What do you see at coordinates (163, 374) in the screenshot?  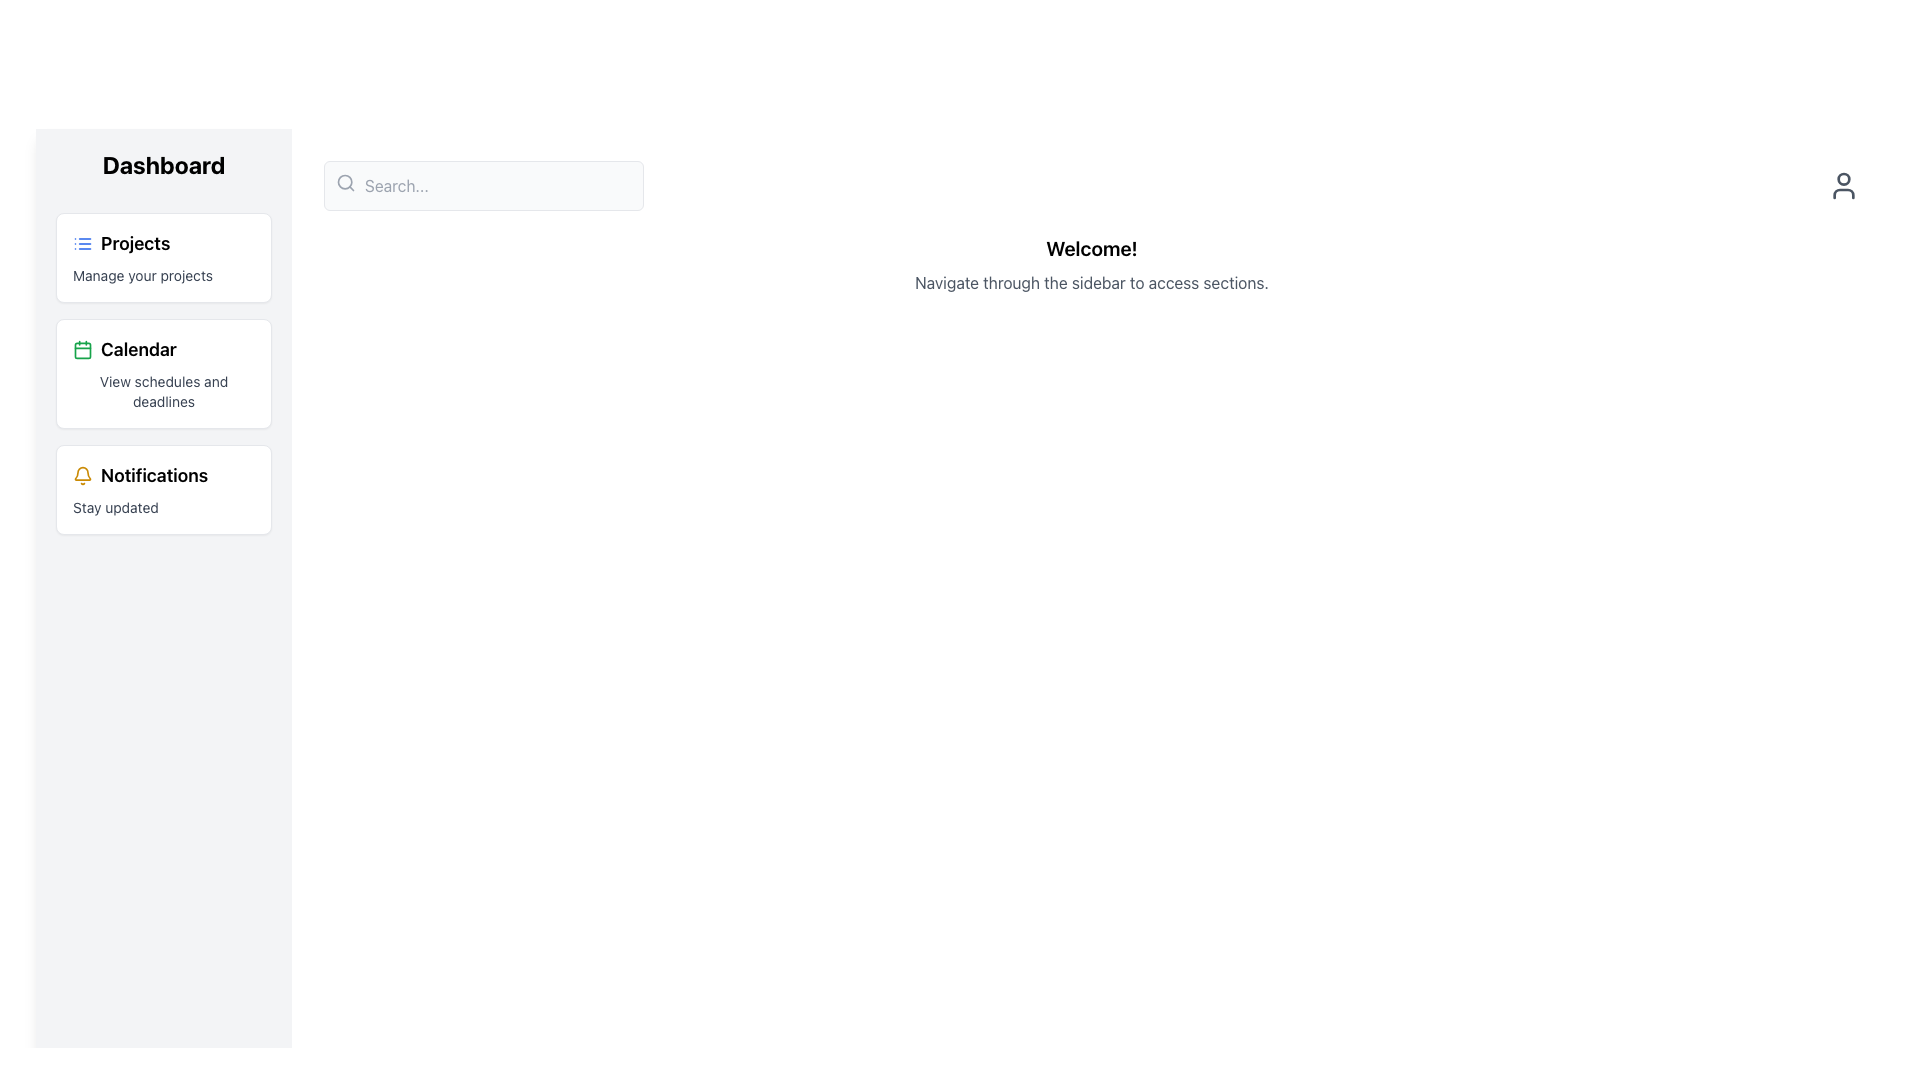 I see `the Calendar button located in the left sidebar of the interface, which features a green calendar icon and the text 'Calendar' in bold, followed by 'View schedules and deadlines'` at bounding box center [163, 374].